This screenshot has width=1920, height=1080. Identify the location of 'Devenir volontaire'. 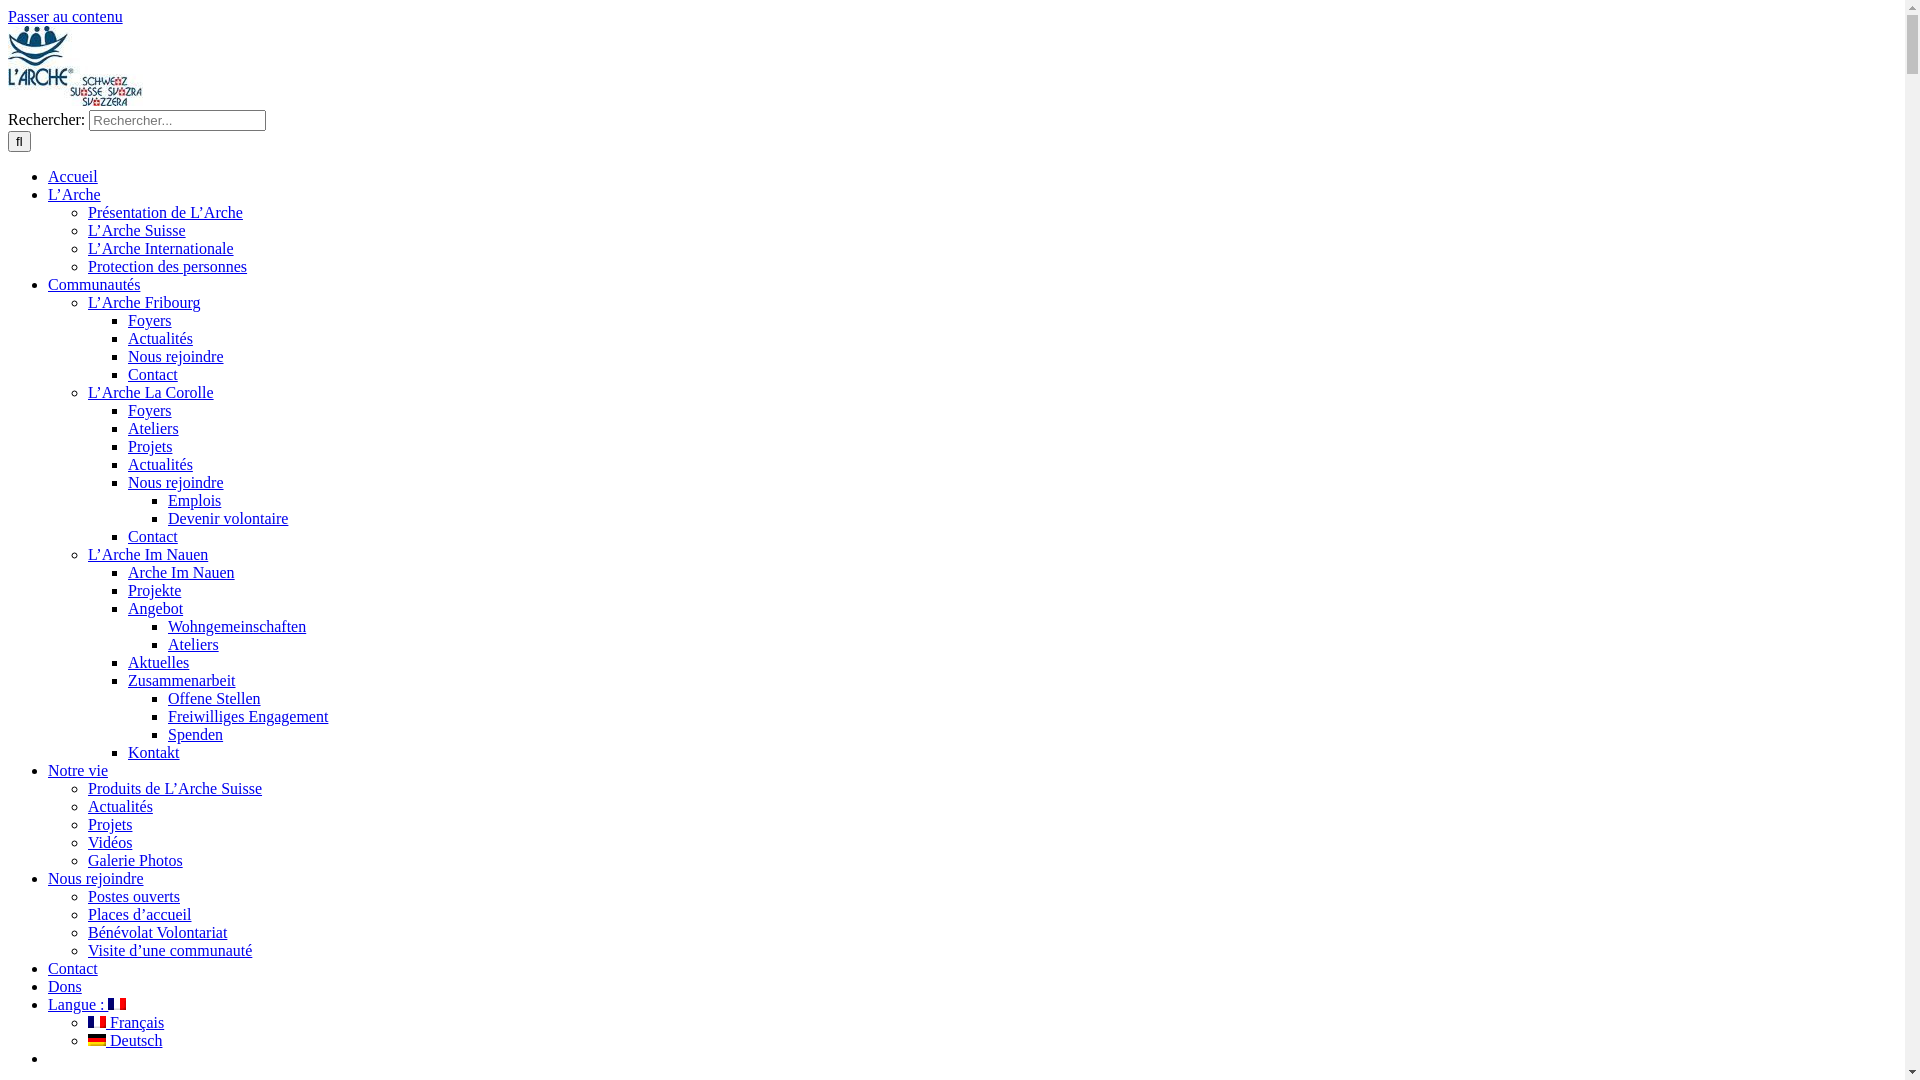
(227, 517).